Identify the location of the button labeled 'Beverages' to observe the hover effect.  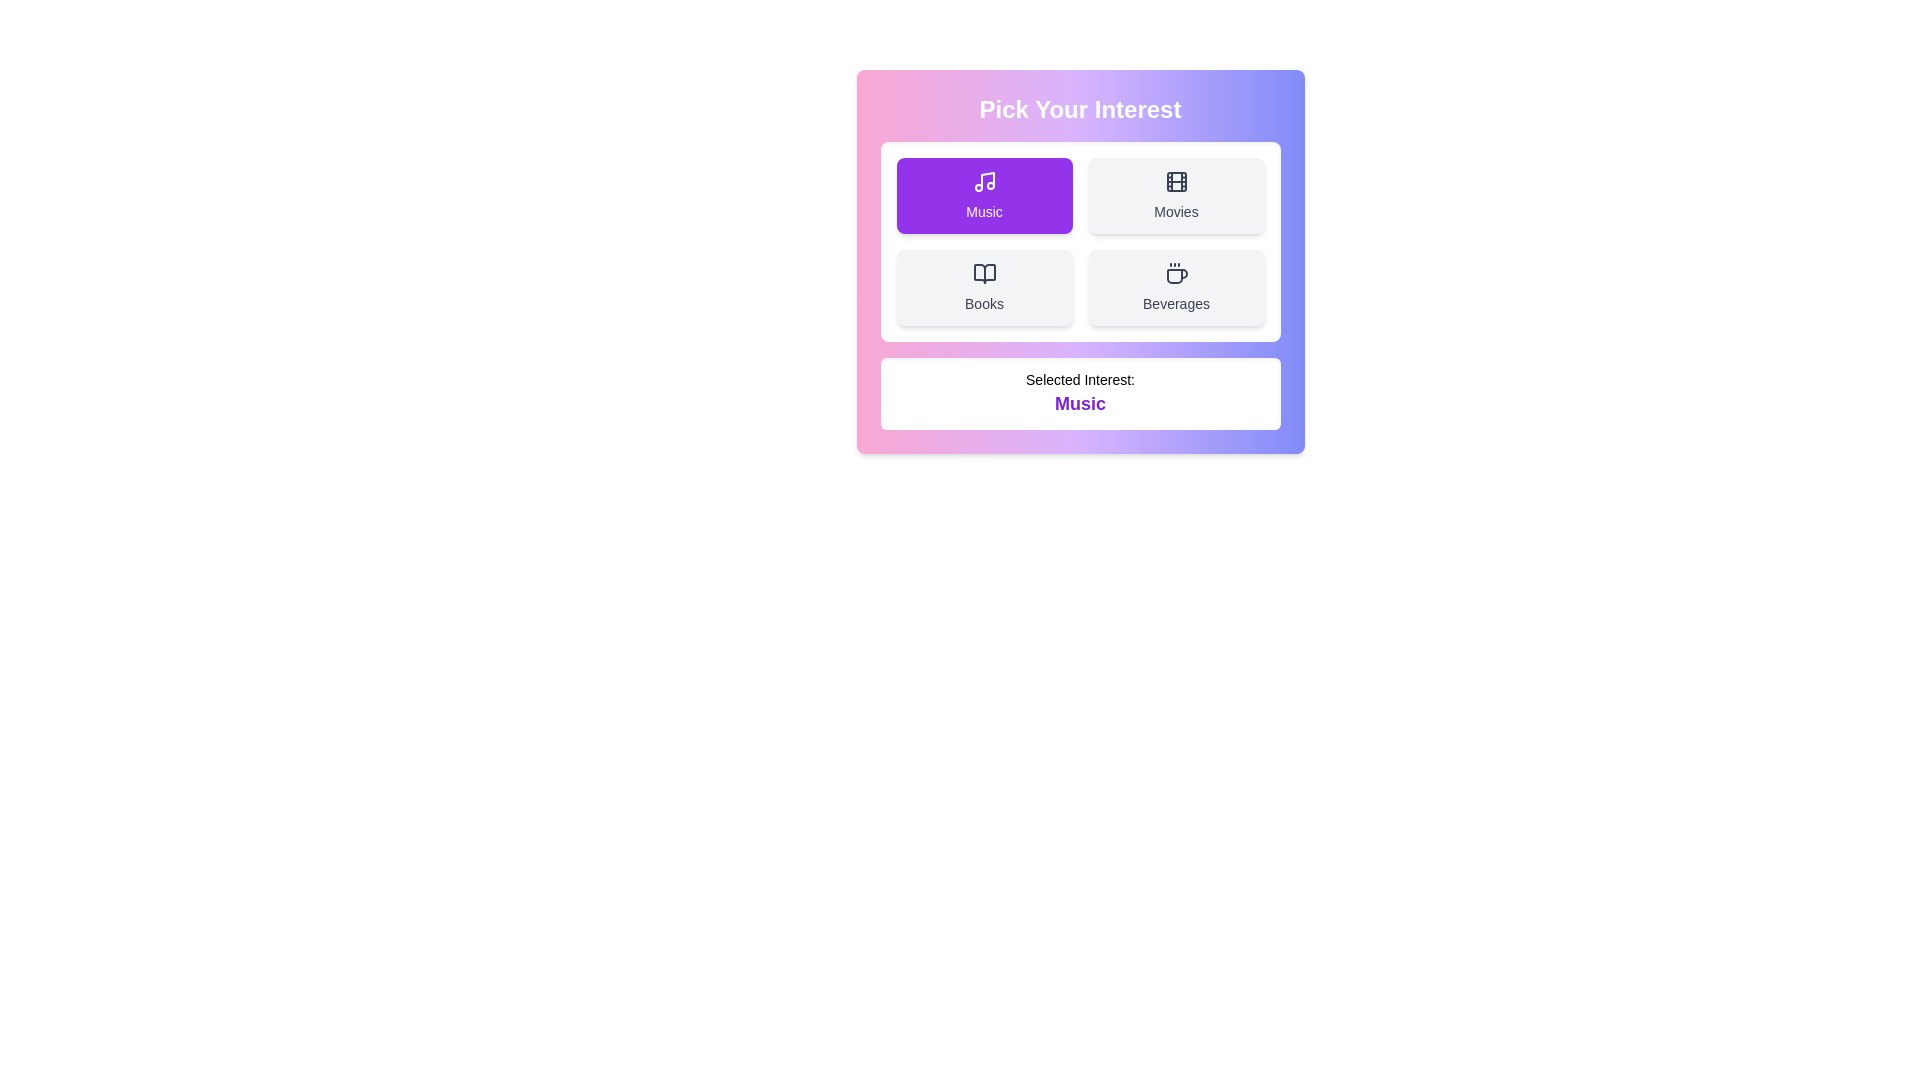
(1176, 288).